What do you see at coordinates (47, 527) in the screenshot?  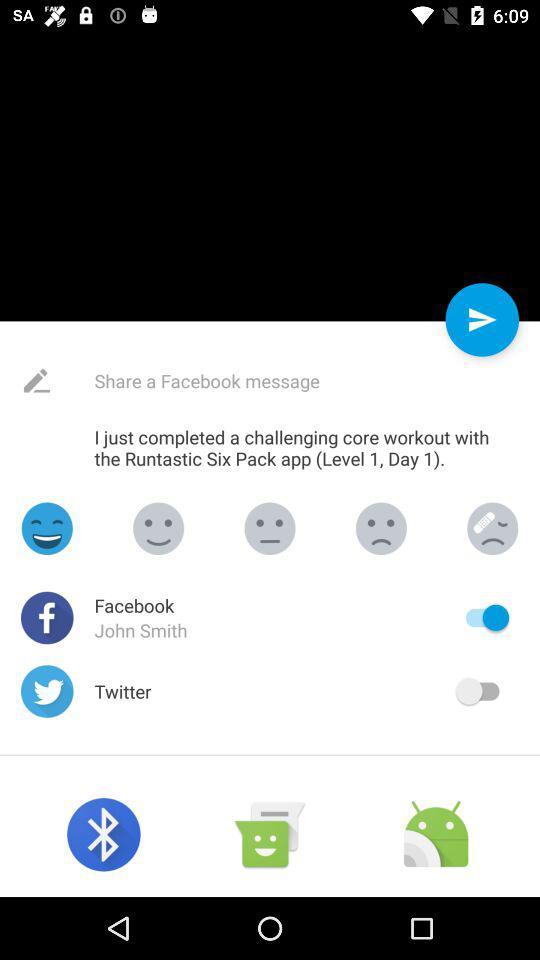 I see `the emoji icon` at bounding box center [47, 527].